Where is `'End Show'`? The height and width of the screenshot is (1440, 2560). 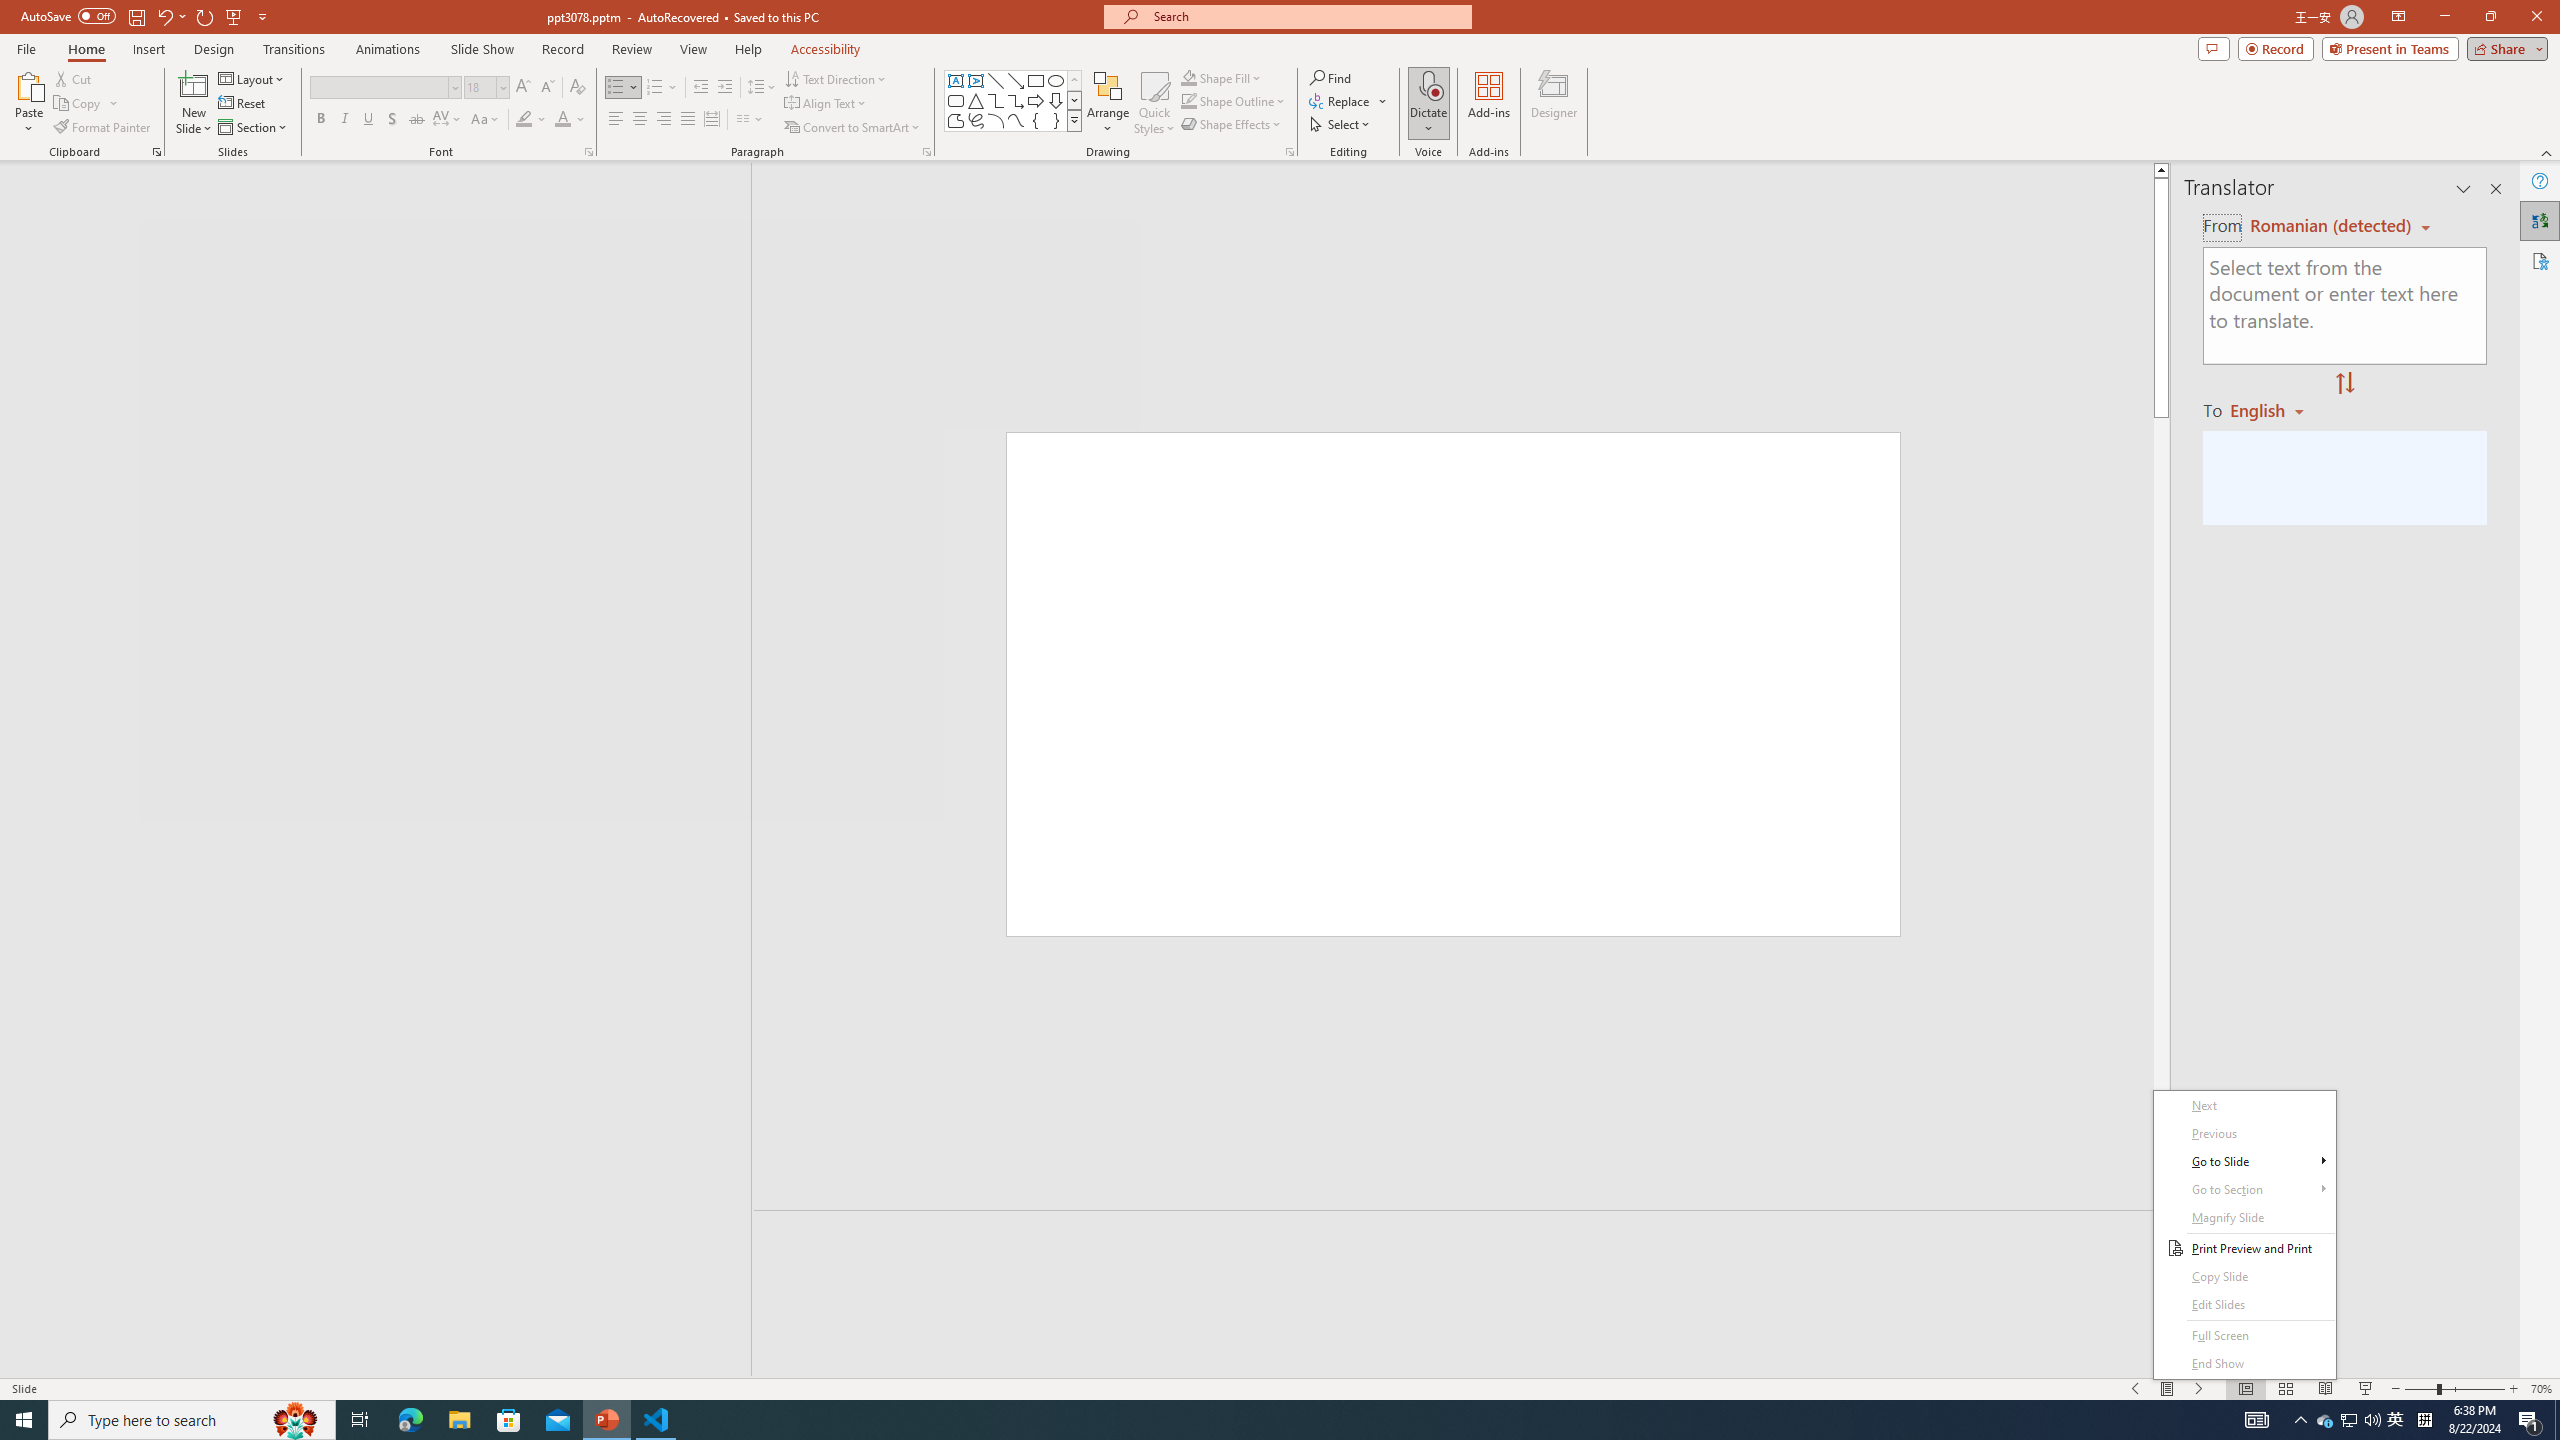
'End Show' is located at coordinates (2245, 1363).